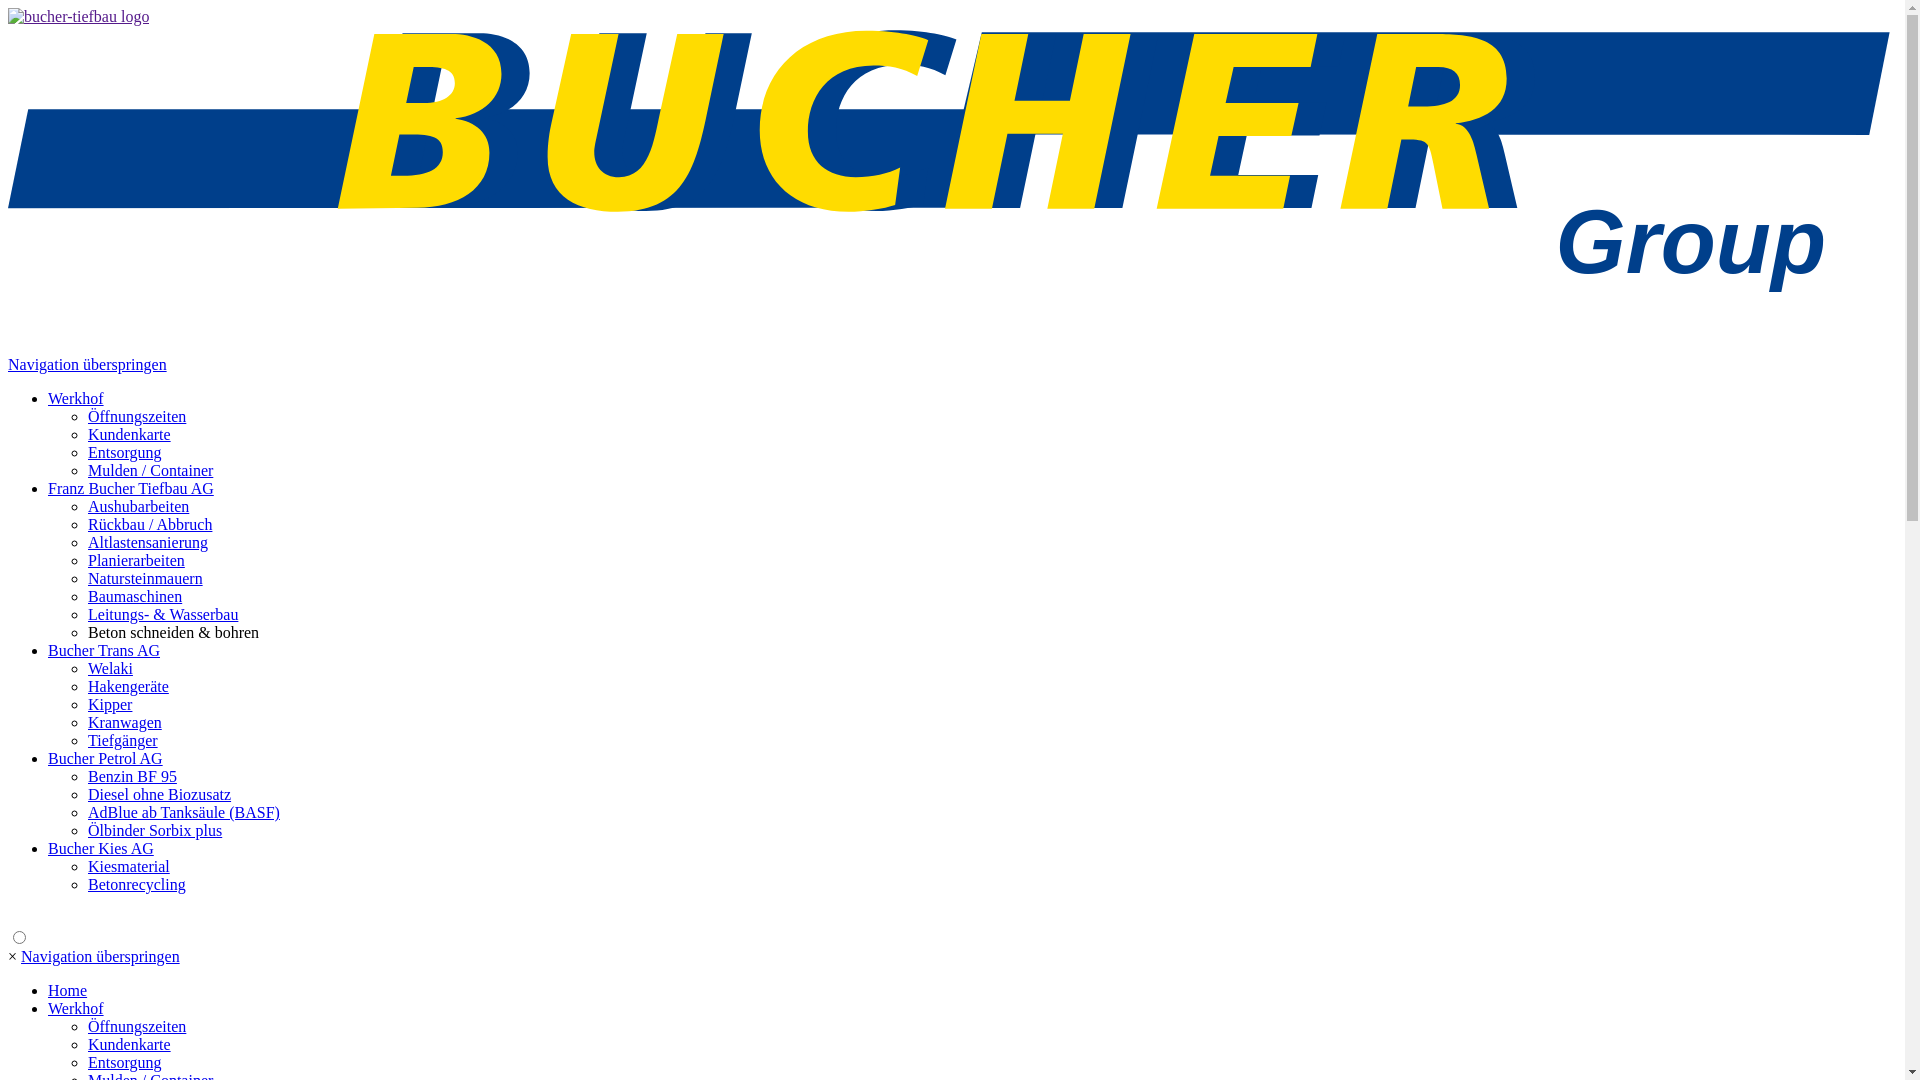 The width and height of the screenshot is (1920, 1080). Describe the element at coordinates (163, 613) in the screenshot. I see `'Leitungs- & Wasserbau'` at that location.